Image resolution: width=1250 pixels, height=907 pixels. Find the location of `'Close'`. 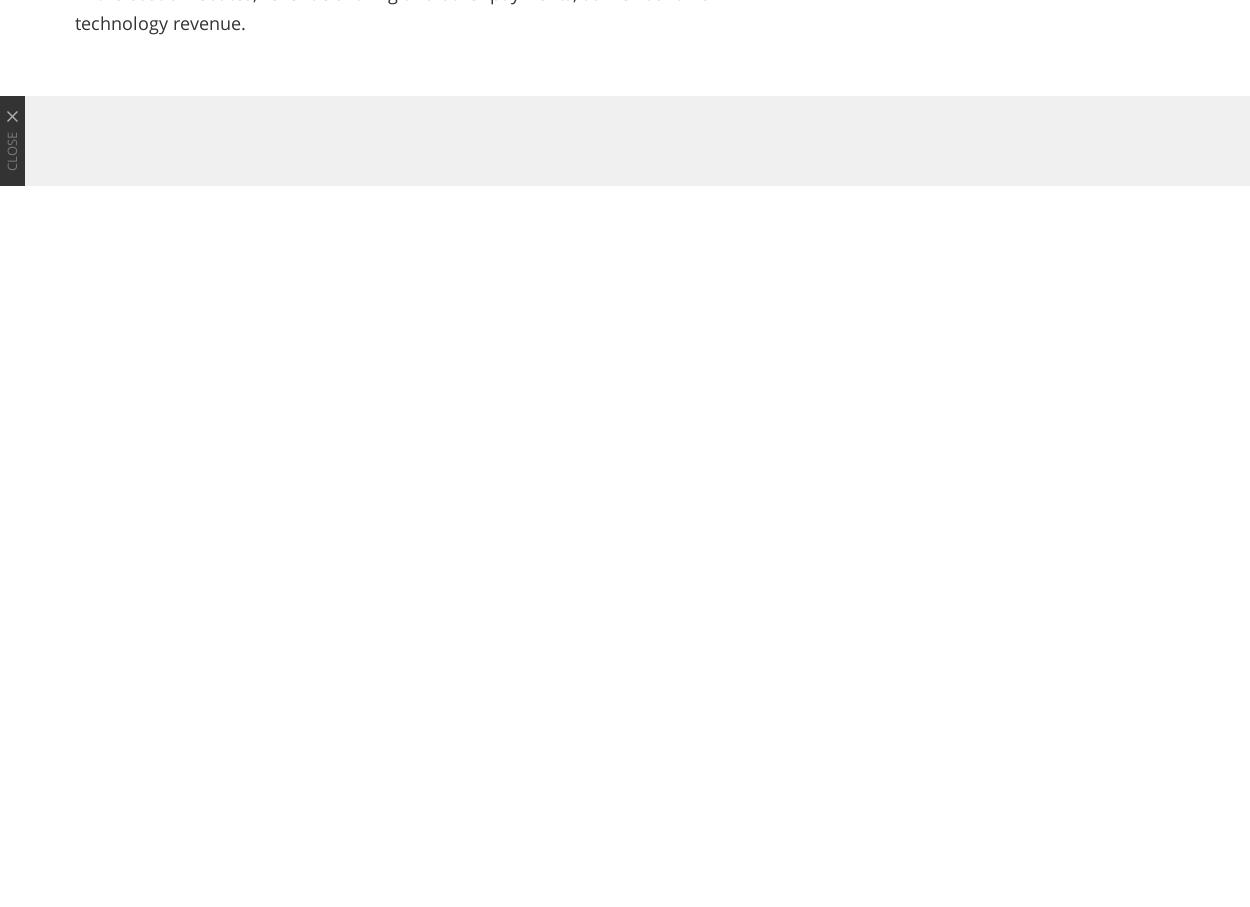

'Close' is located at coordinates (11, 151).